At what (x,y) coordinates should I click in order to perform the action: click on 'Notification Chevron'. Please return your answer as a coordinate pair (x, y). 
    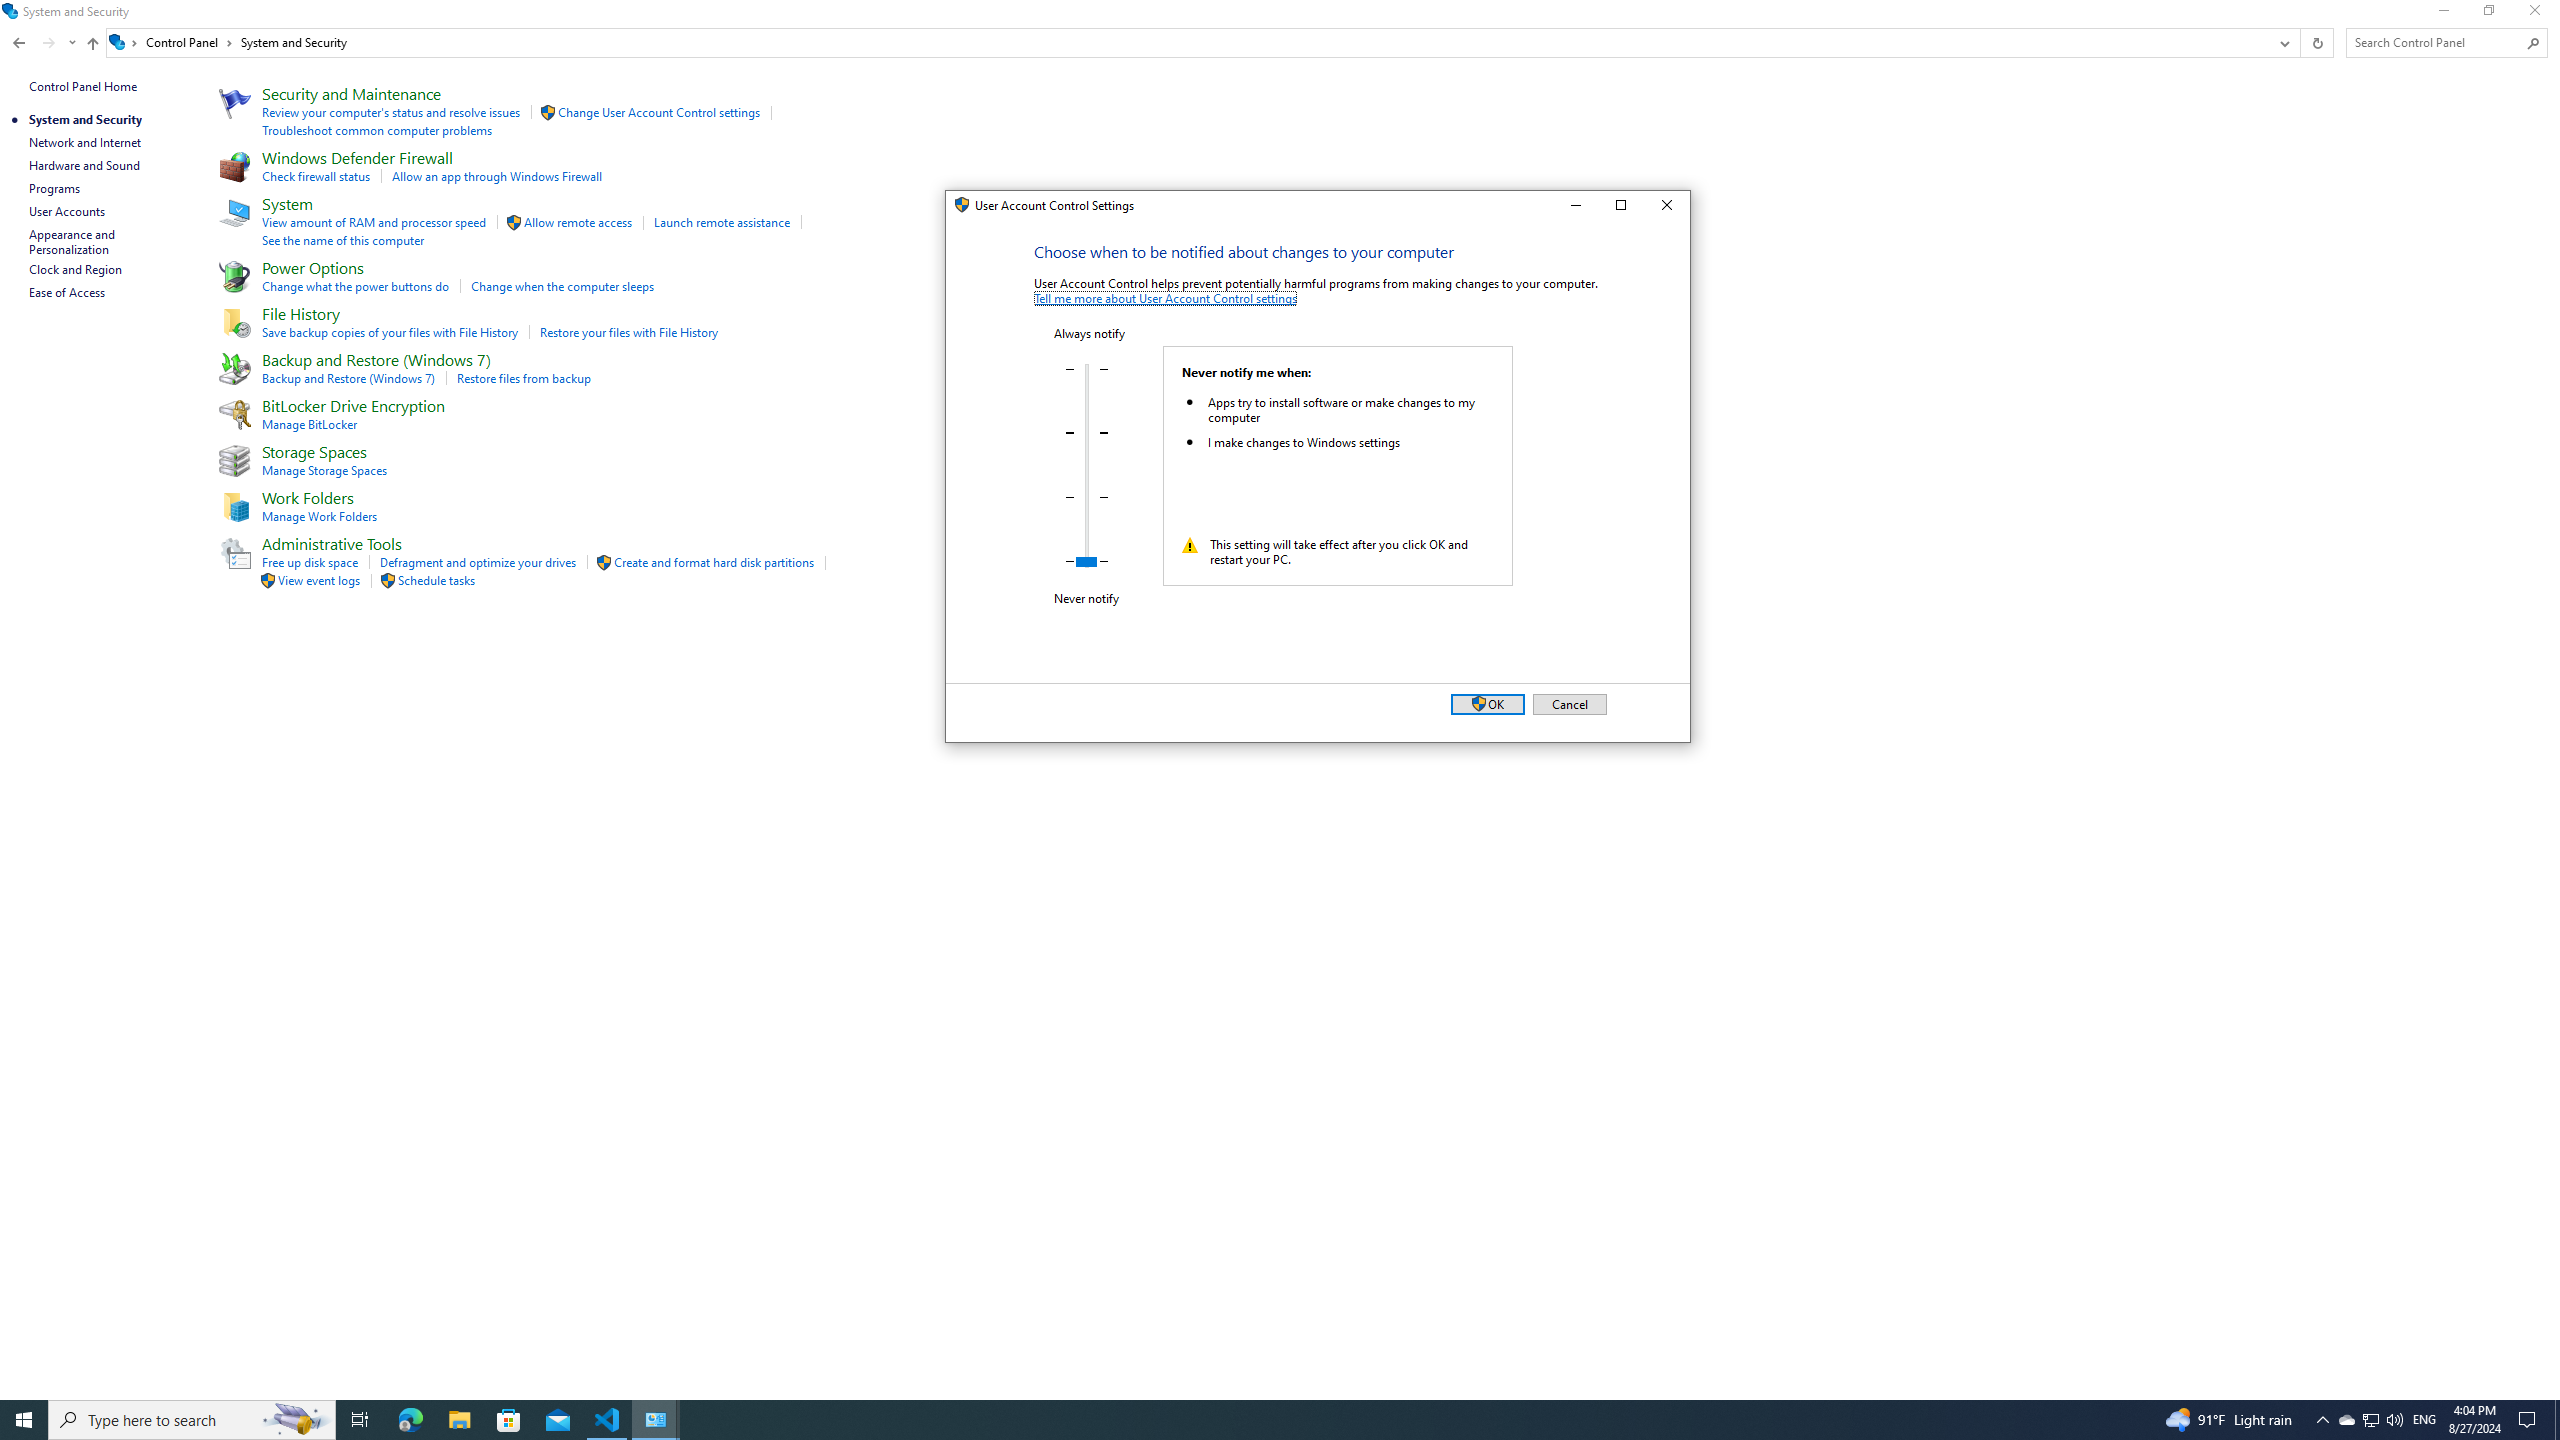
    Looking at the image, I should click on (2323, 1418).